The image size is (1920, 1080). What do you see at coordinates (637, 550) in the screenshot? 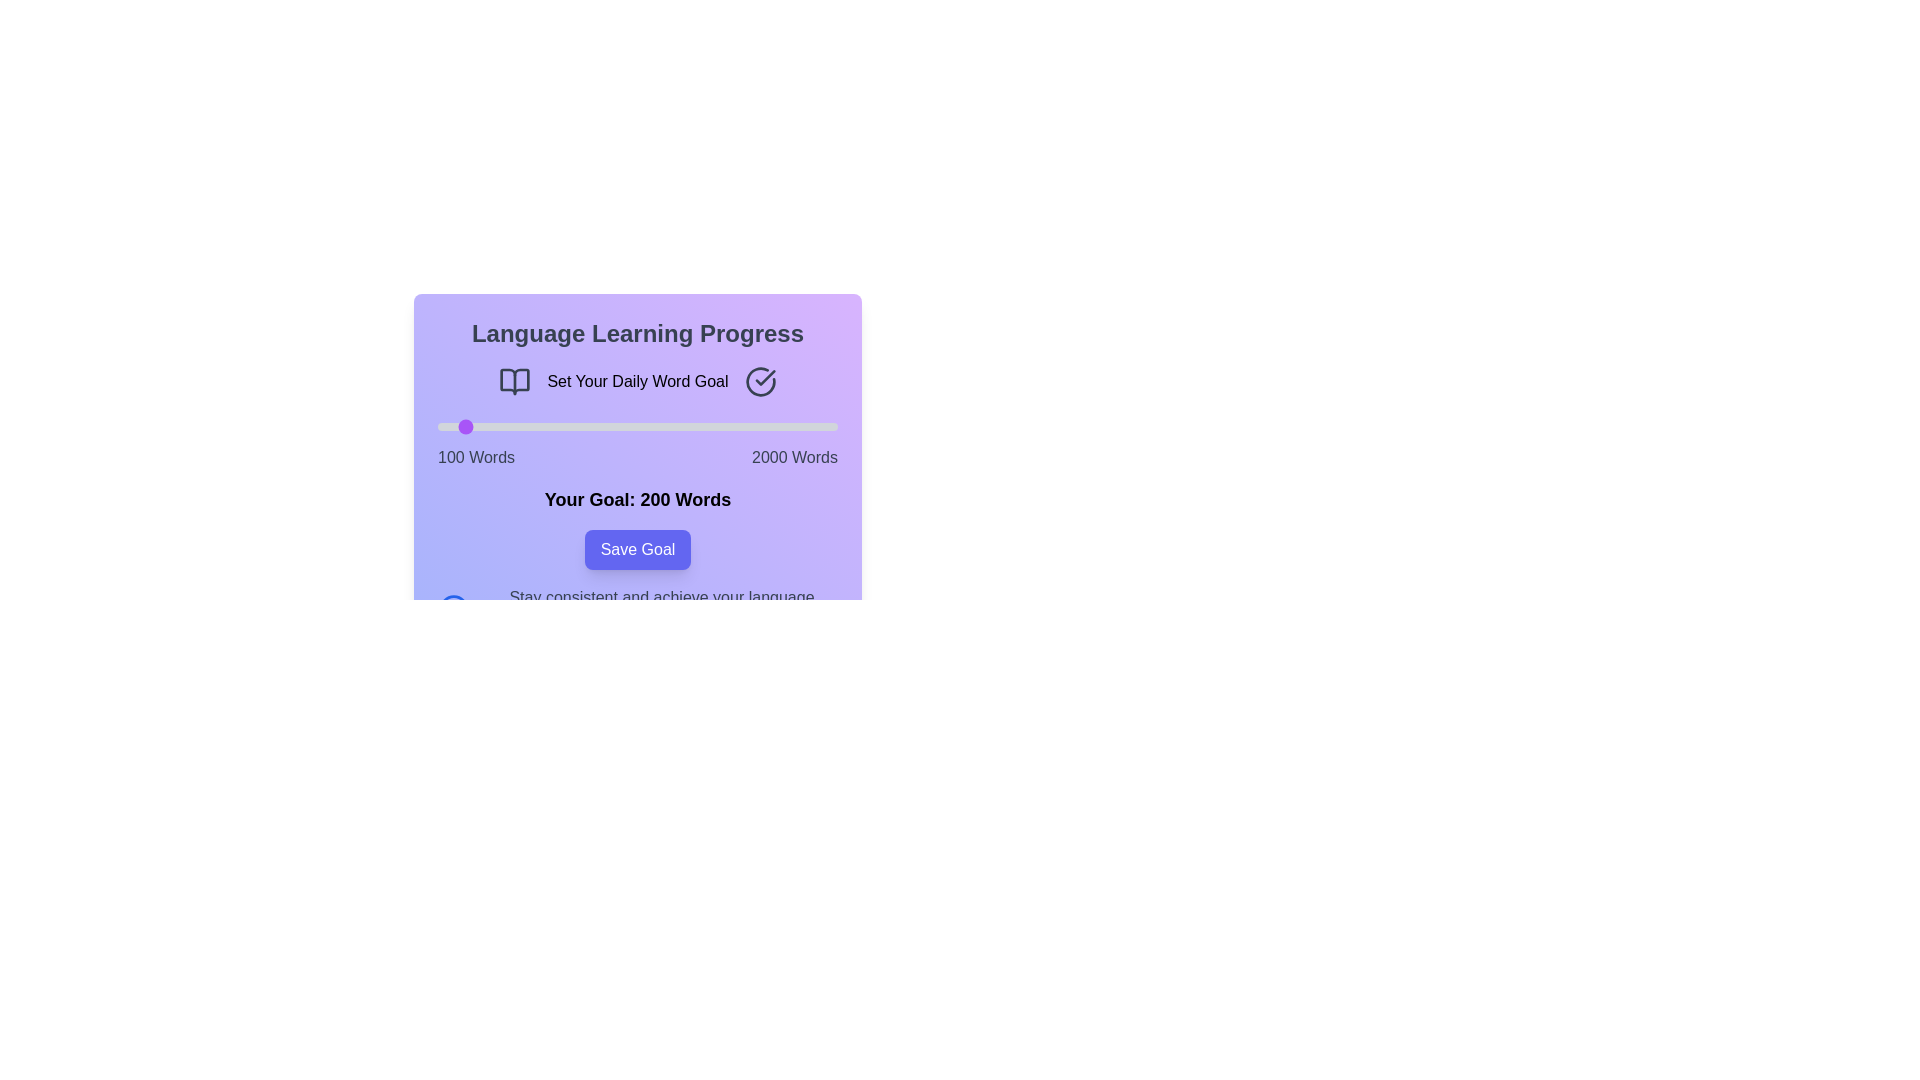
I see `the 'Save Goal' button` at bounding box center [637, 550].